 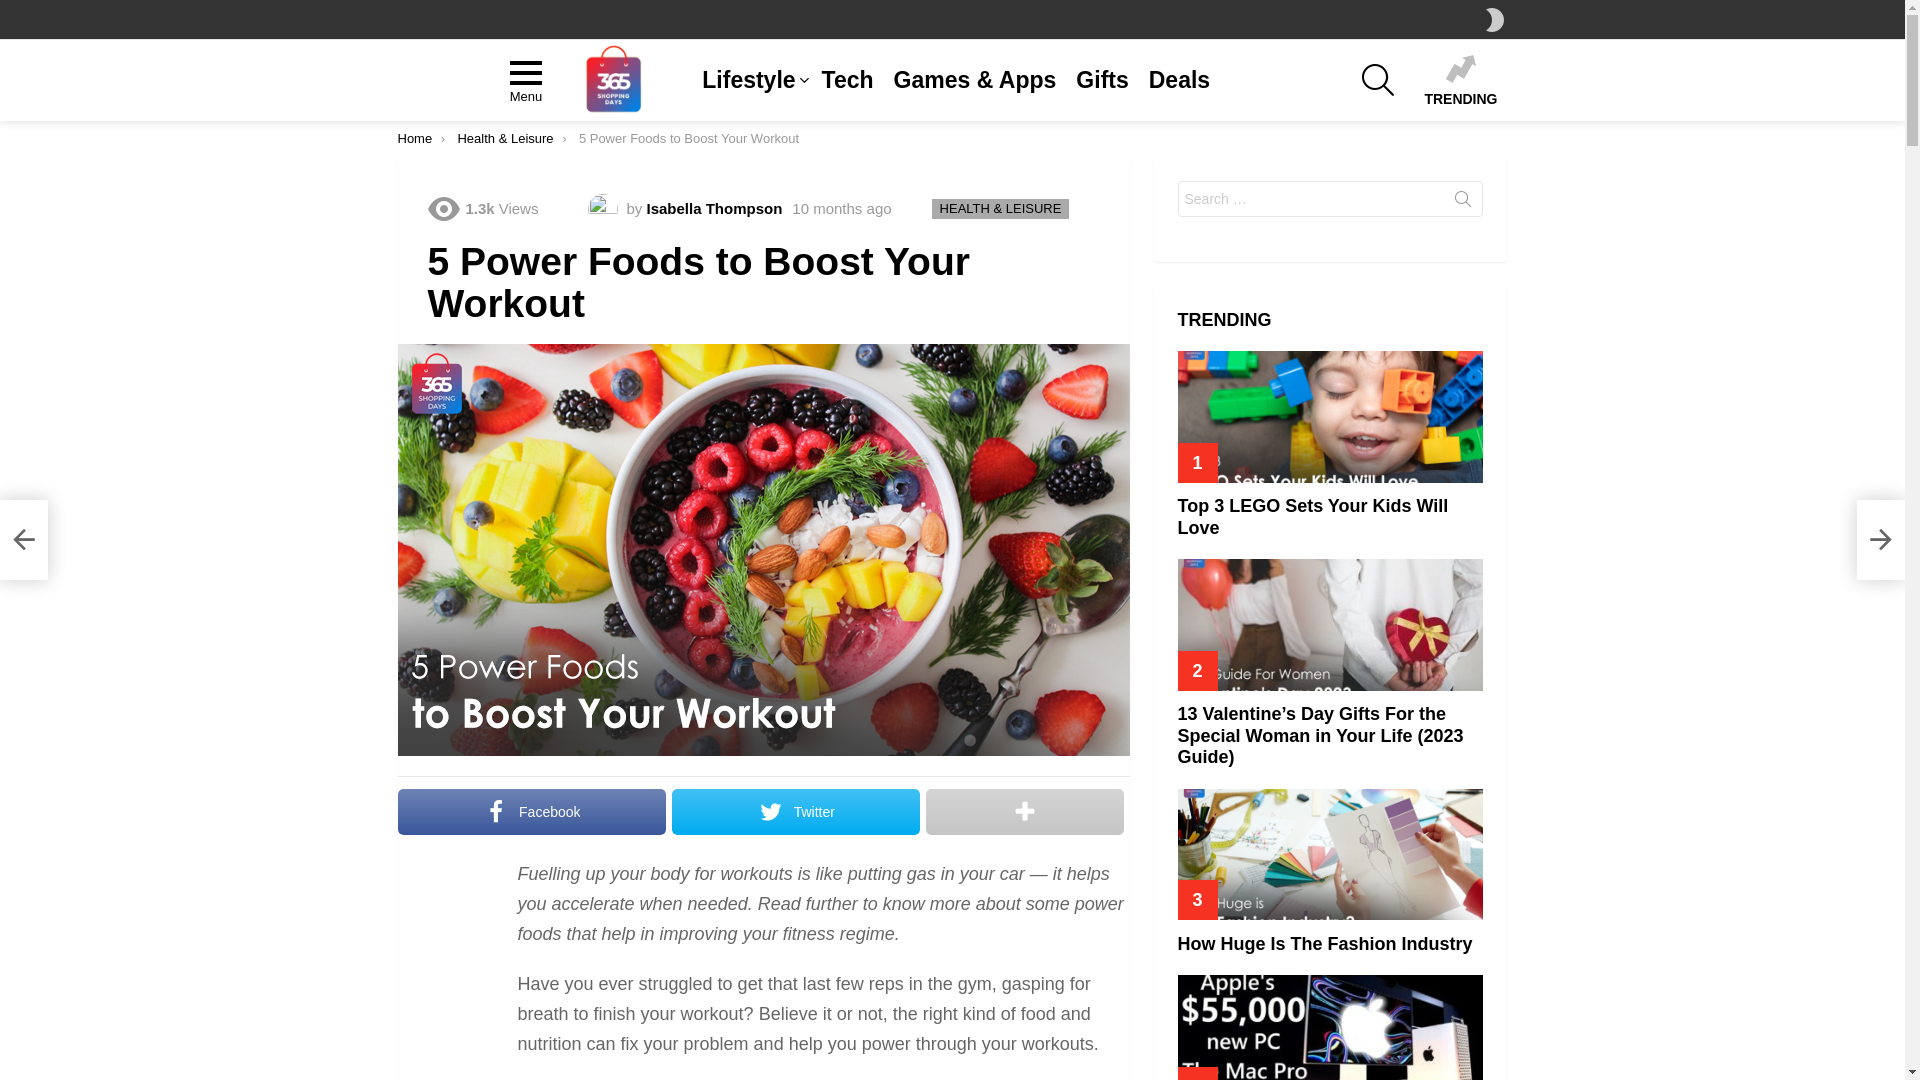 I want to click on 'Lifestyle', so click(x=750, y=79).